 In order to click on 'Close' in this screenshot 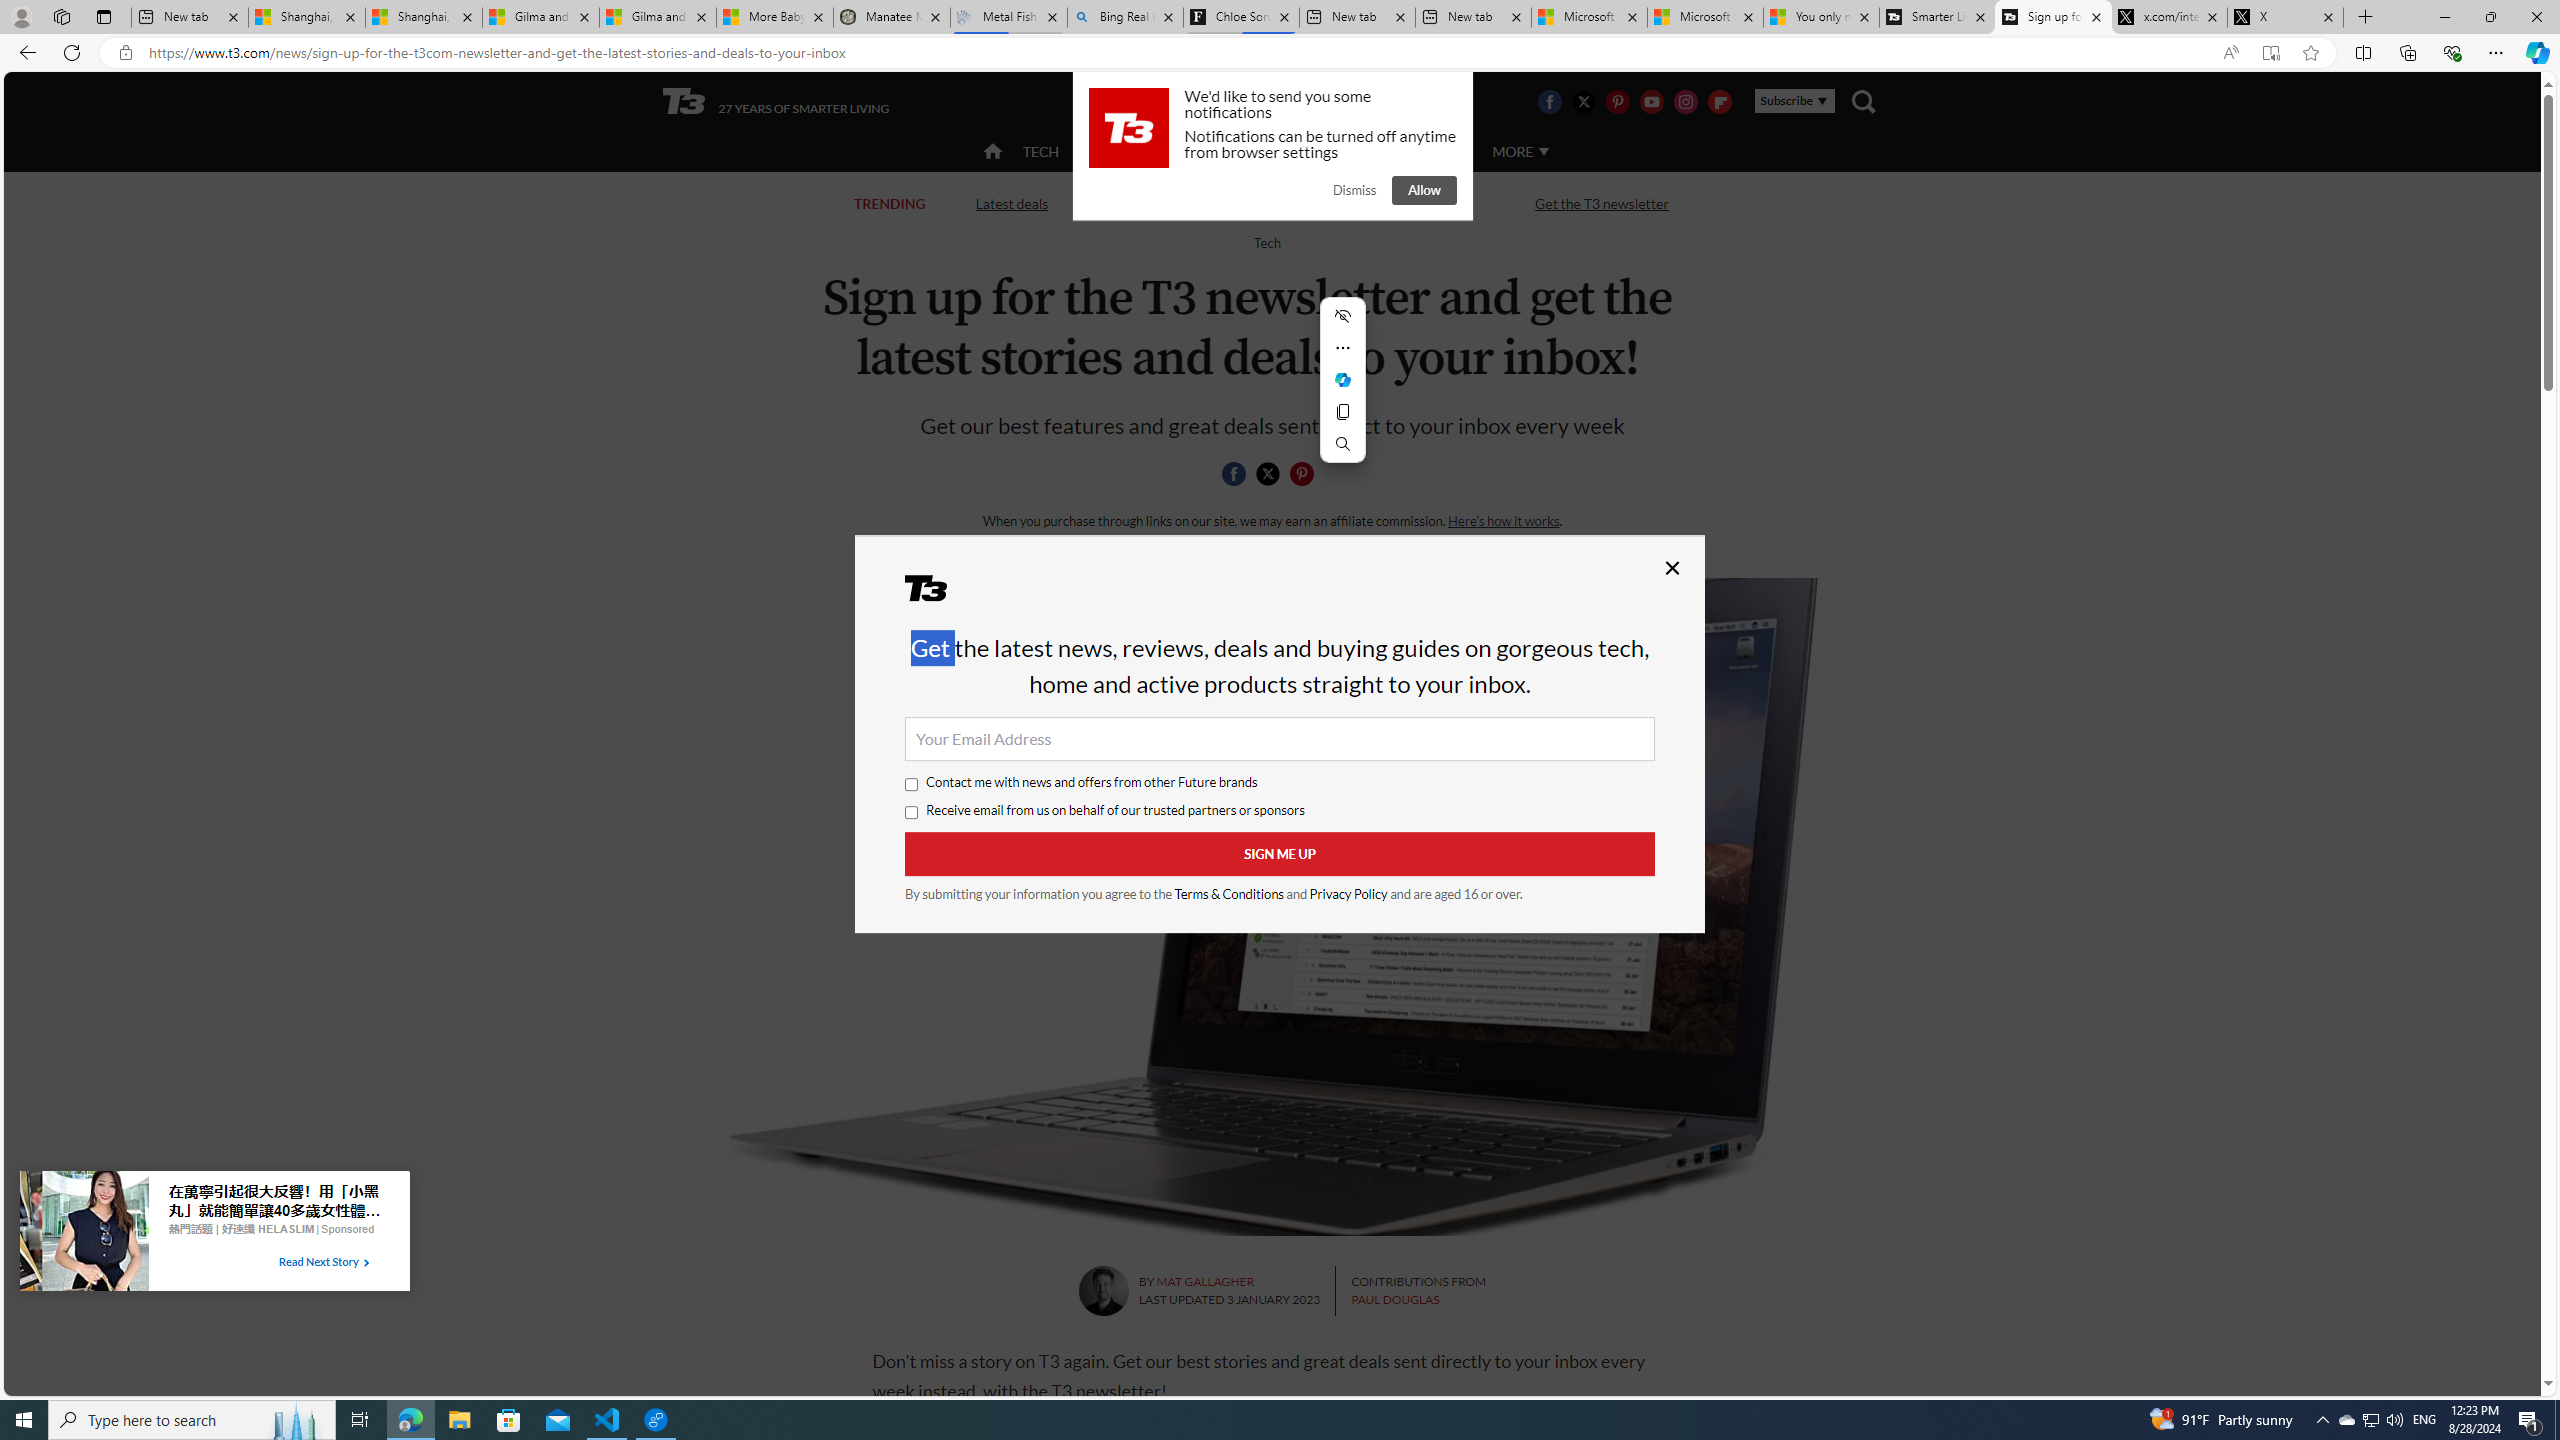, I will do `click(1671, 567)`.